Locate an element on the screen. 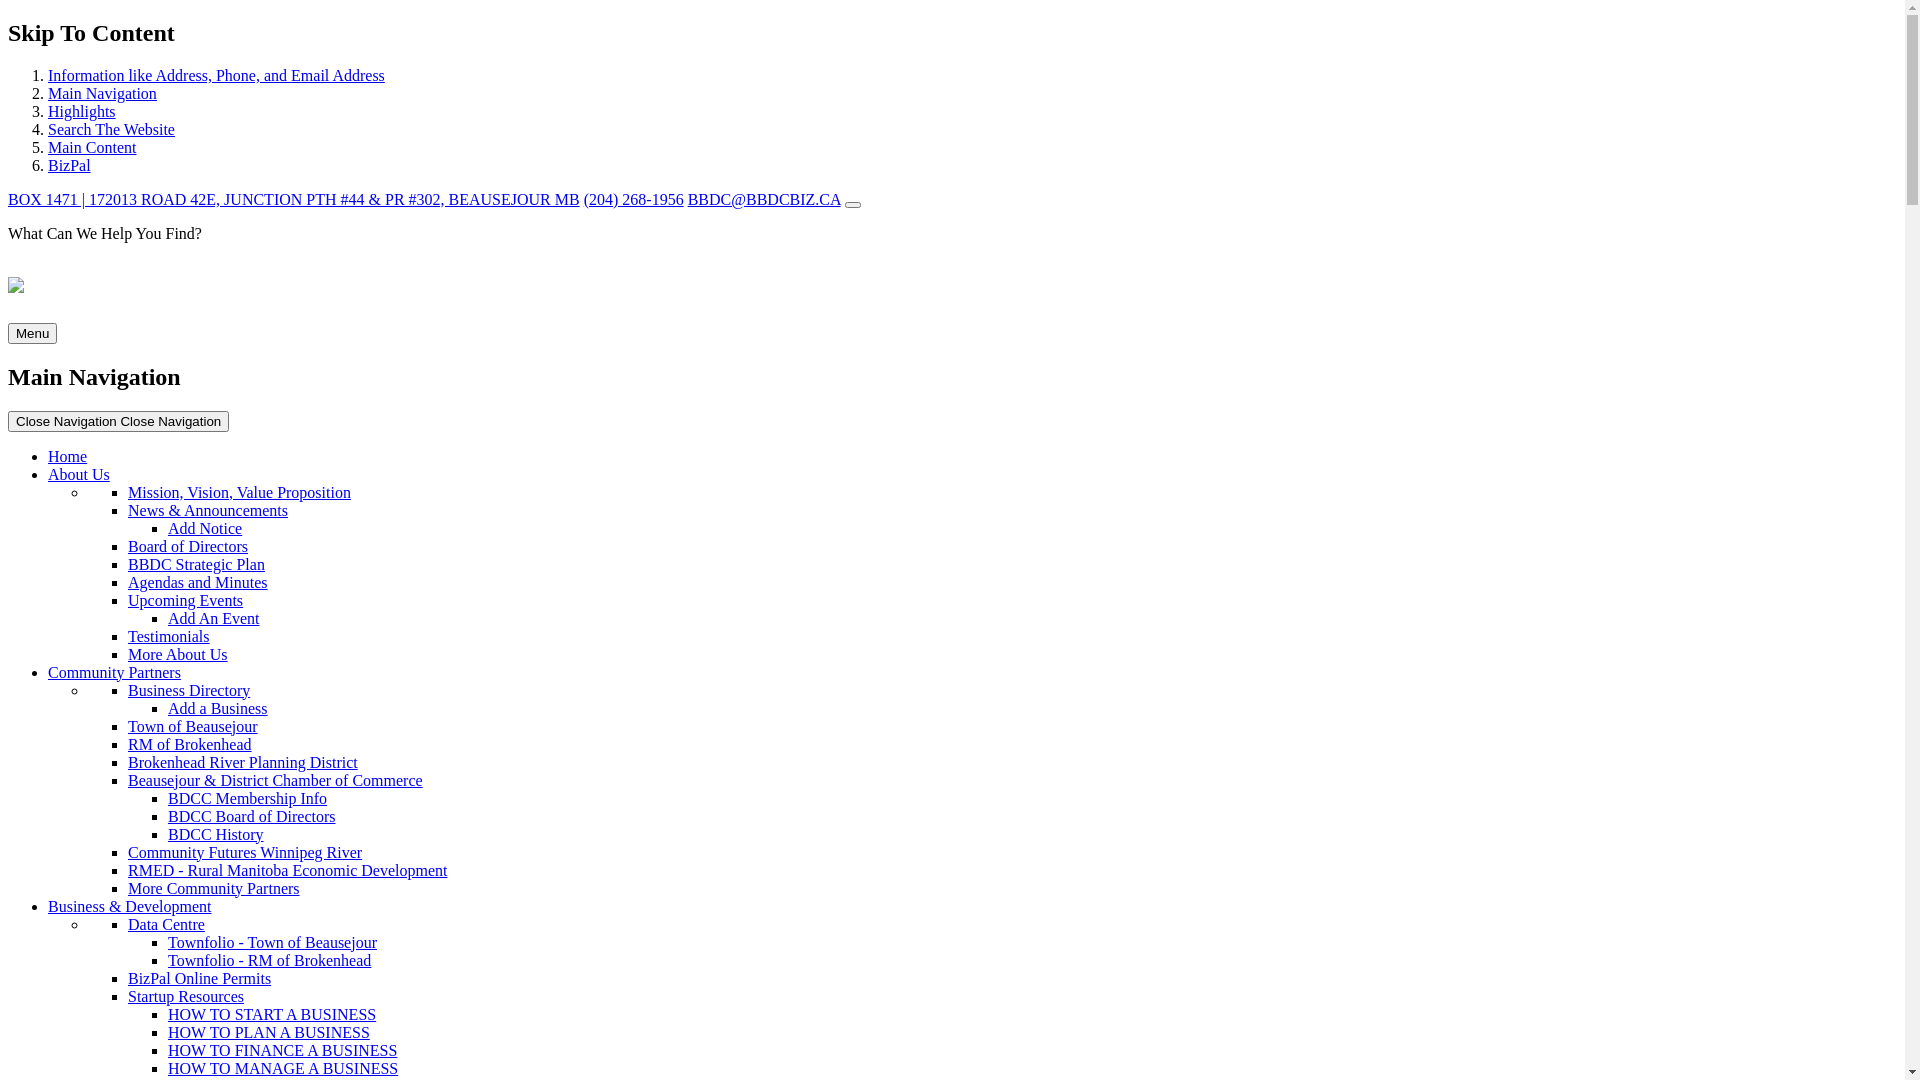 The height and width of the screenshot is (1080, 1920). 'HOW TO START A BUSINESS' is located at coordinates (271, 1014).